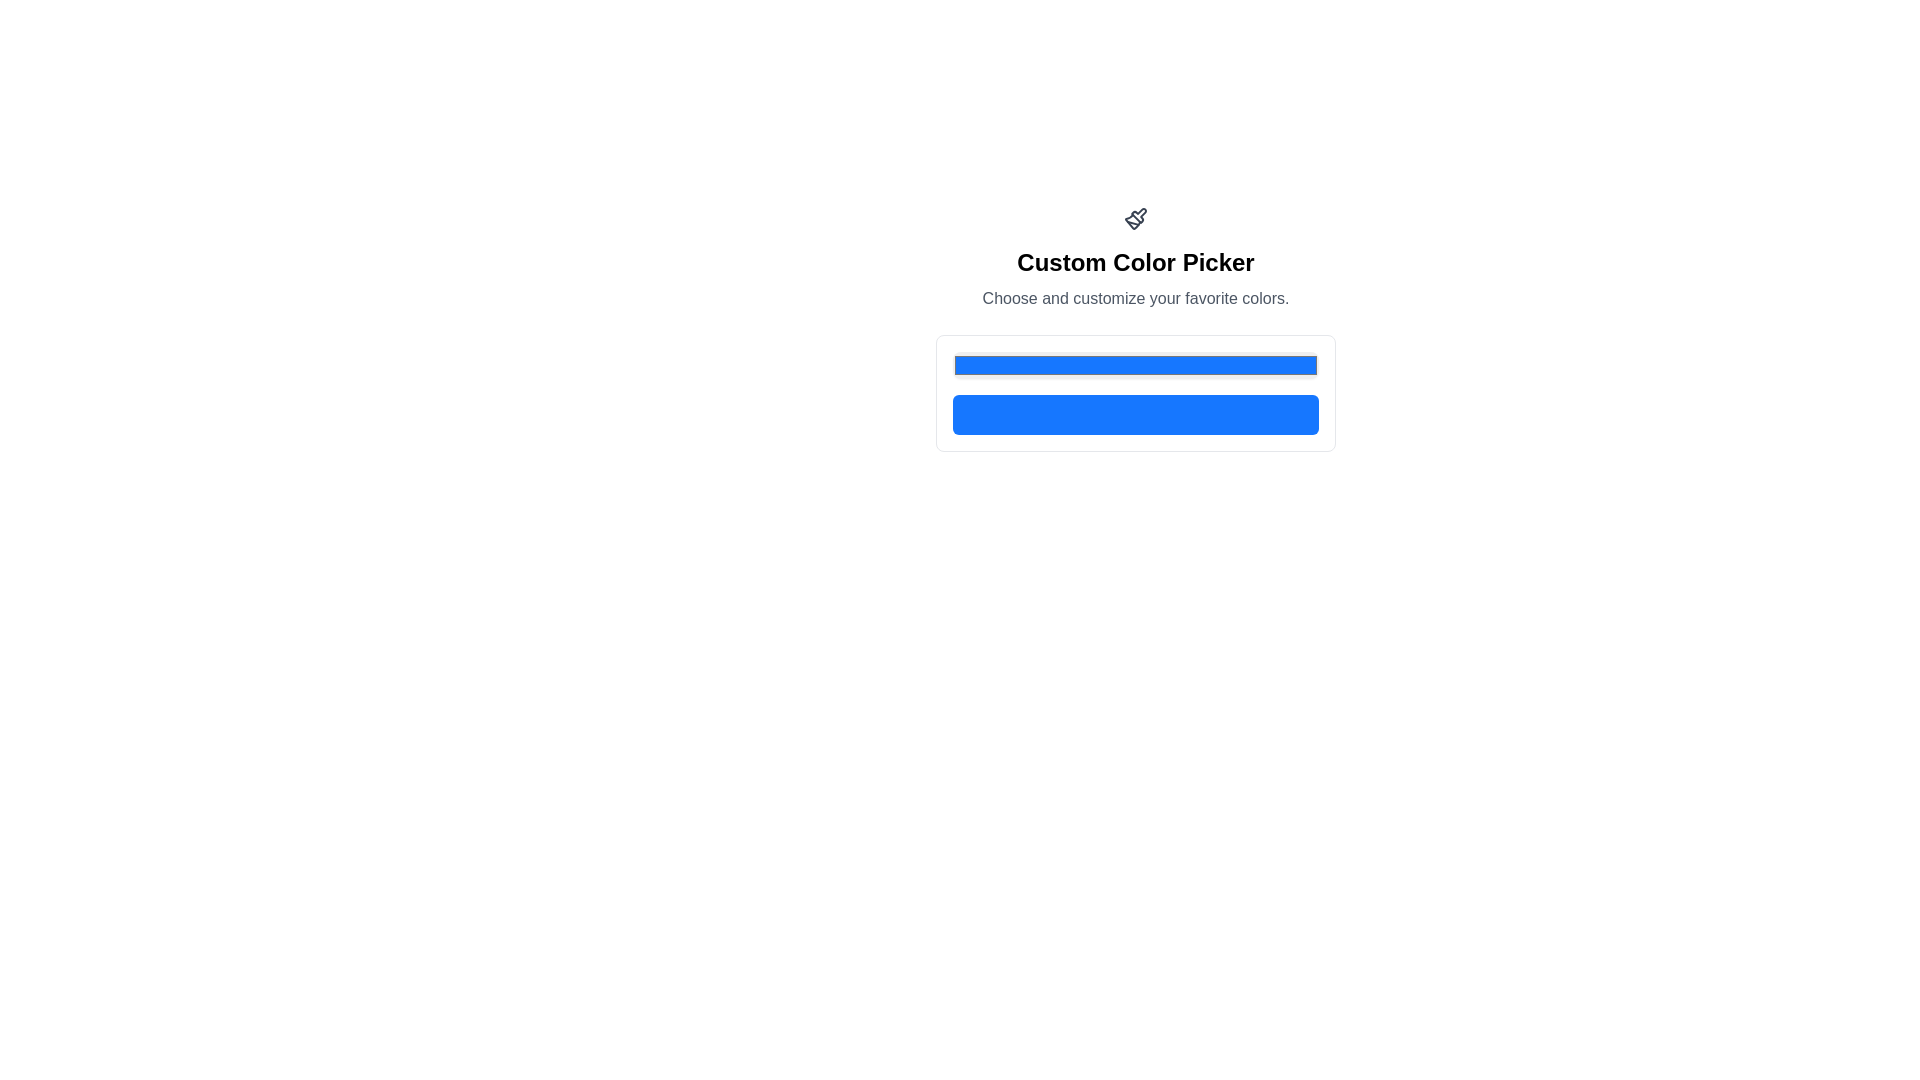 This screenshot has height=1080, width=1920. Describe the element at coordinates (1136, 365) in the screenshot. I see `the Color input field with a vibrant blue color, located under the 'Custom Color Picker' heading` at that location.